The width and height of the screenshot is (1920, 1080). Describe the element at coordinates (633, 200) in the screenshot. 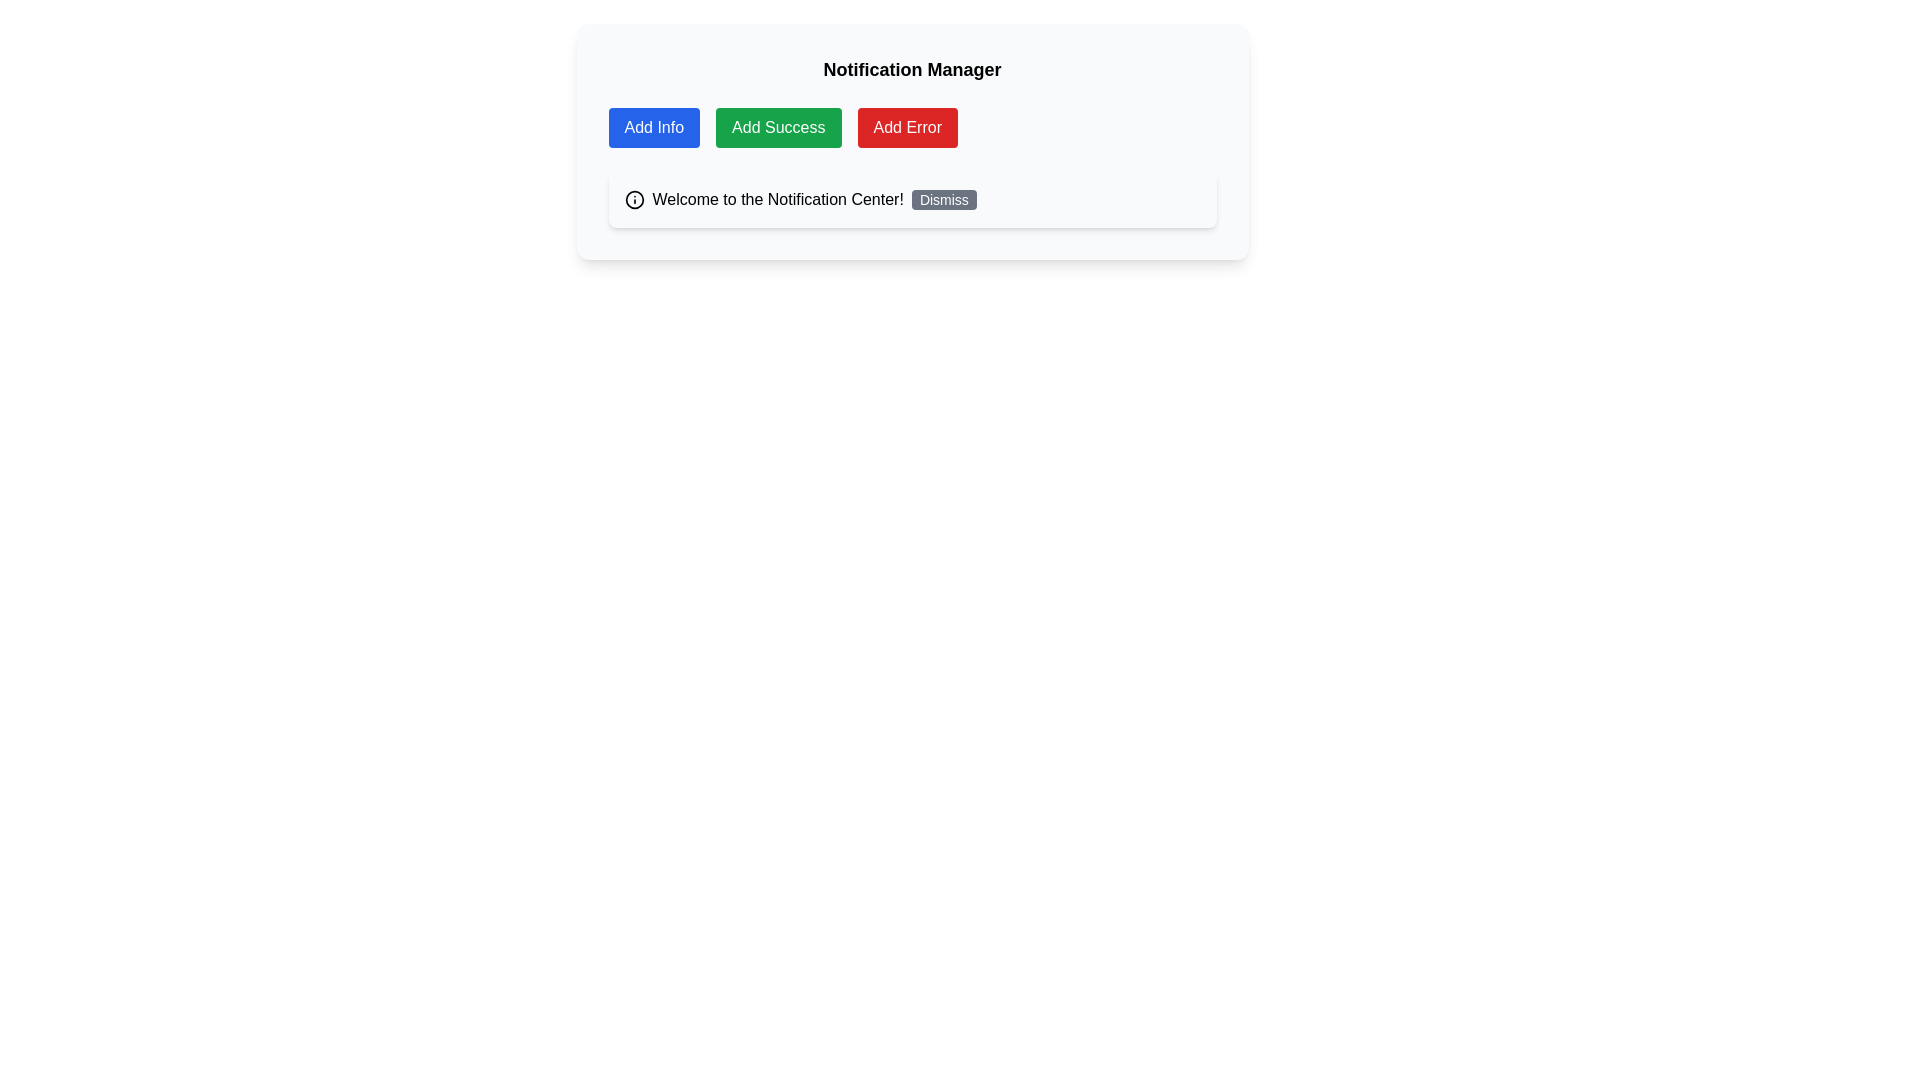

I see `the info icon, which is a circular icon with a black stroke and an 'i' symbol, positioned at the far left of the notification panel containing the text 'Welcome to the Notification Center!'` at that location.